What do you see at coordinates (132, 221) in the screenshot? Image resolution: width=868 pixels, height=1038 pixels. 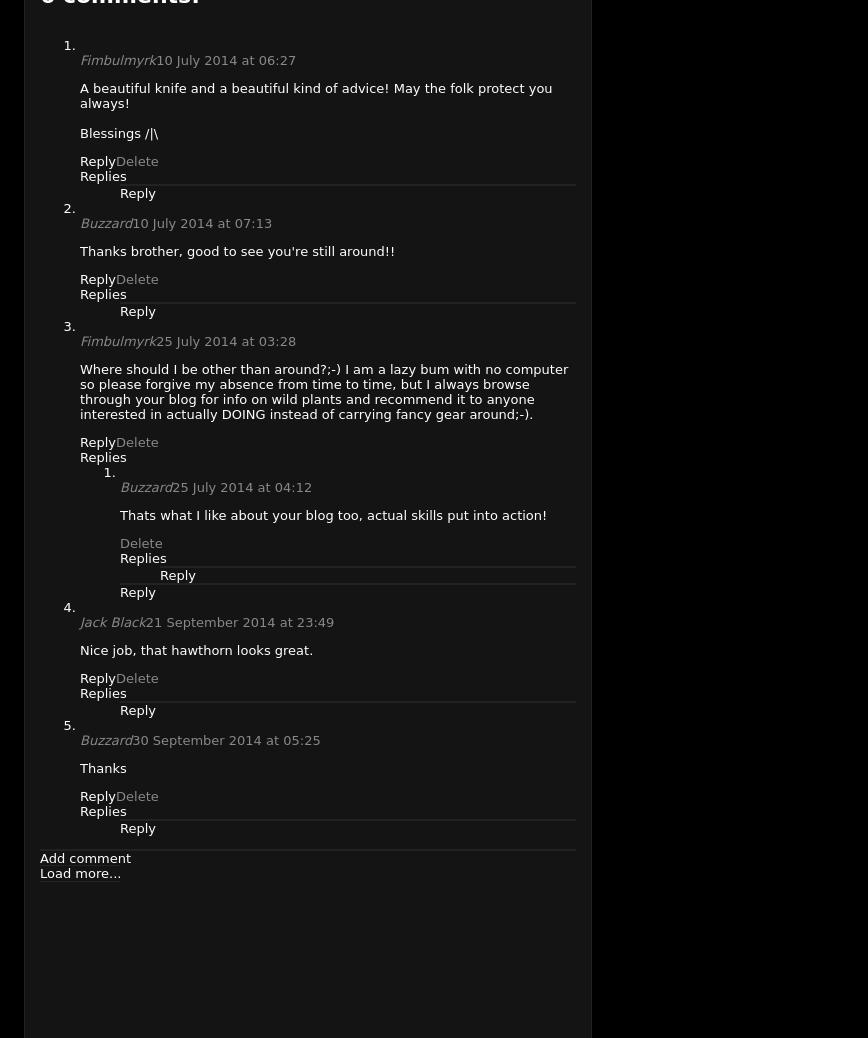 I see `'10 July 2014 at 07:13'` at bounding box center [132, 221].